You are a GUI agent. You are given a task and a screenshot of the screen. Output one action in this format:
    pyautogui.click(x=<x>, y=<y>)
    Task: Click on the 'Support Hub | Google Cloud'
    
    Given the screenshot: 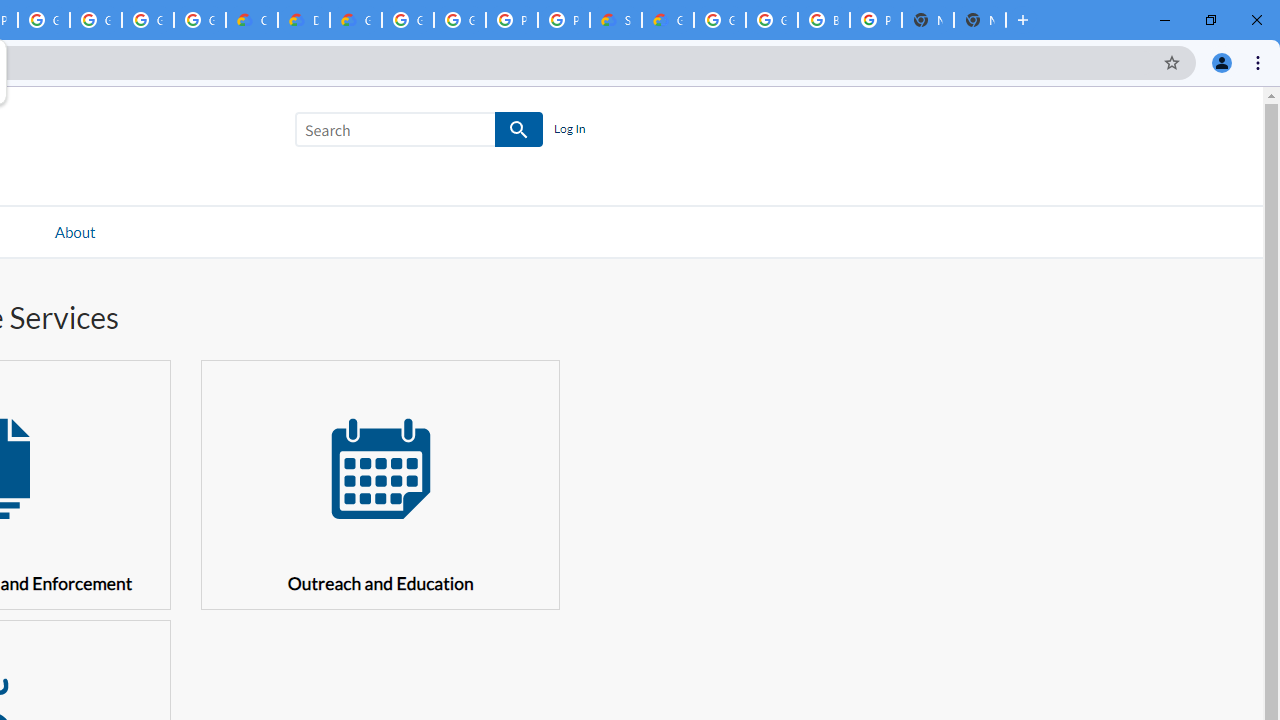 What is the action you would take?
    pyautogui.click(x=615, y=20)
    